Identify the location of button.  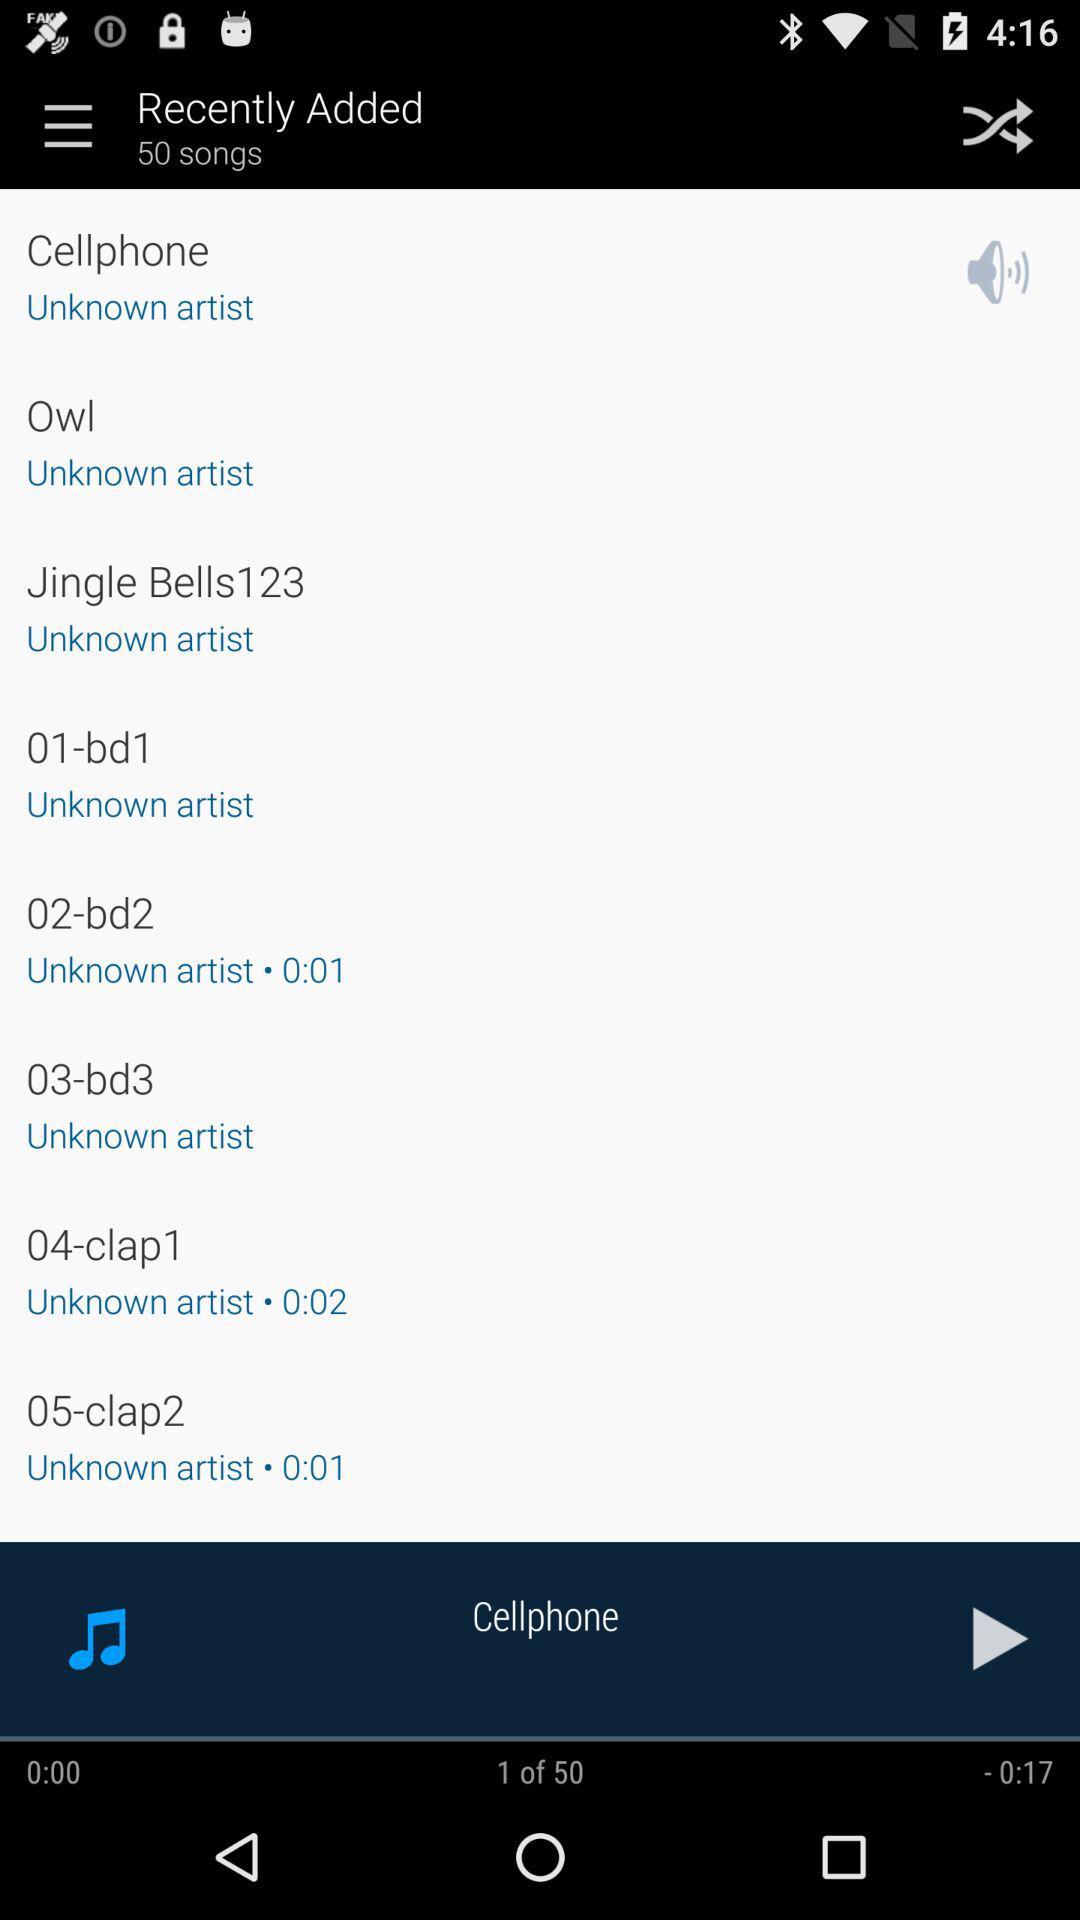
(1001, 1638).